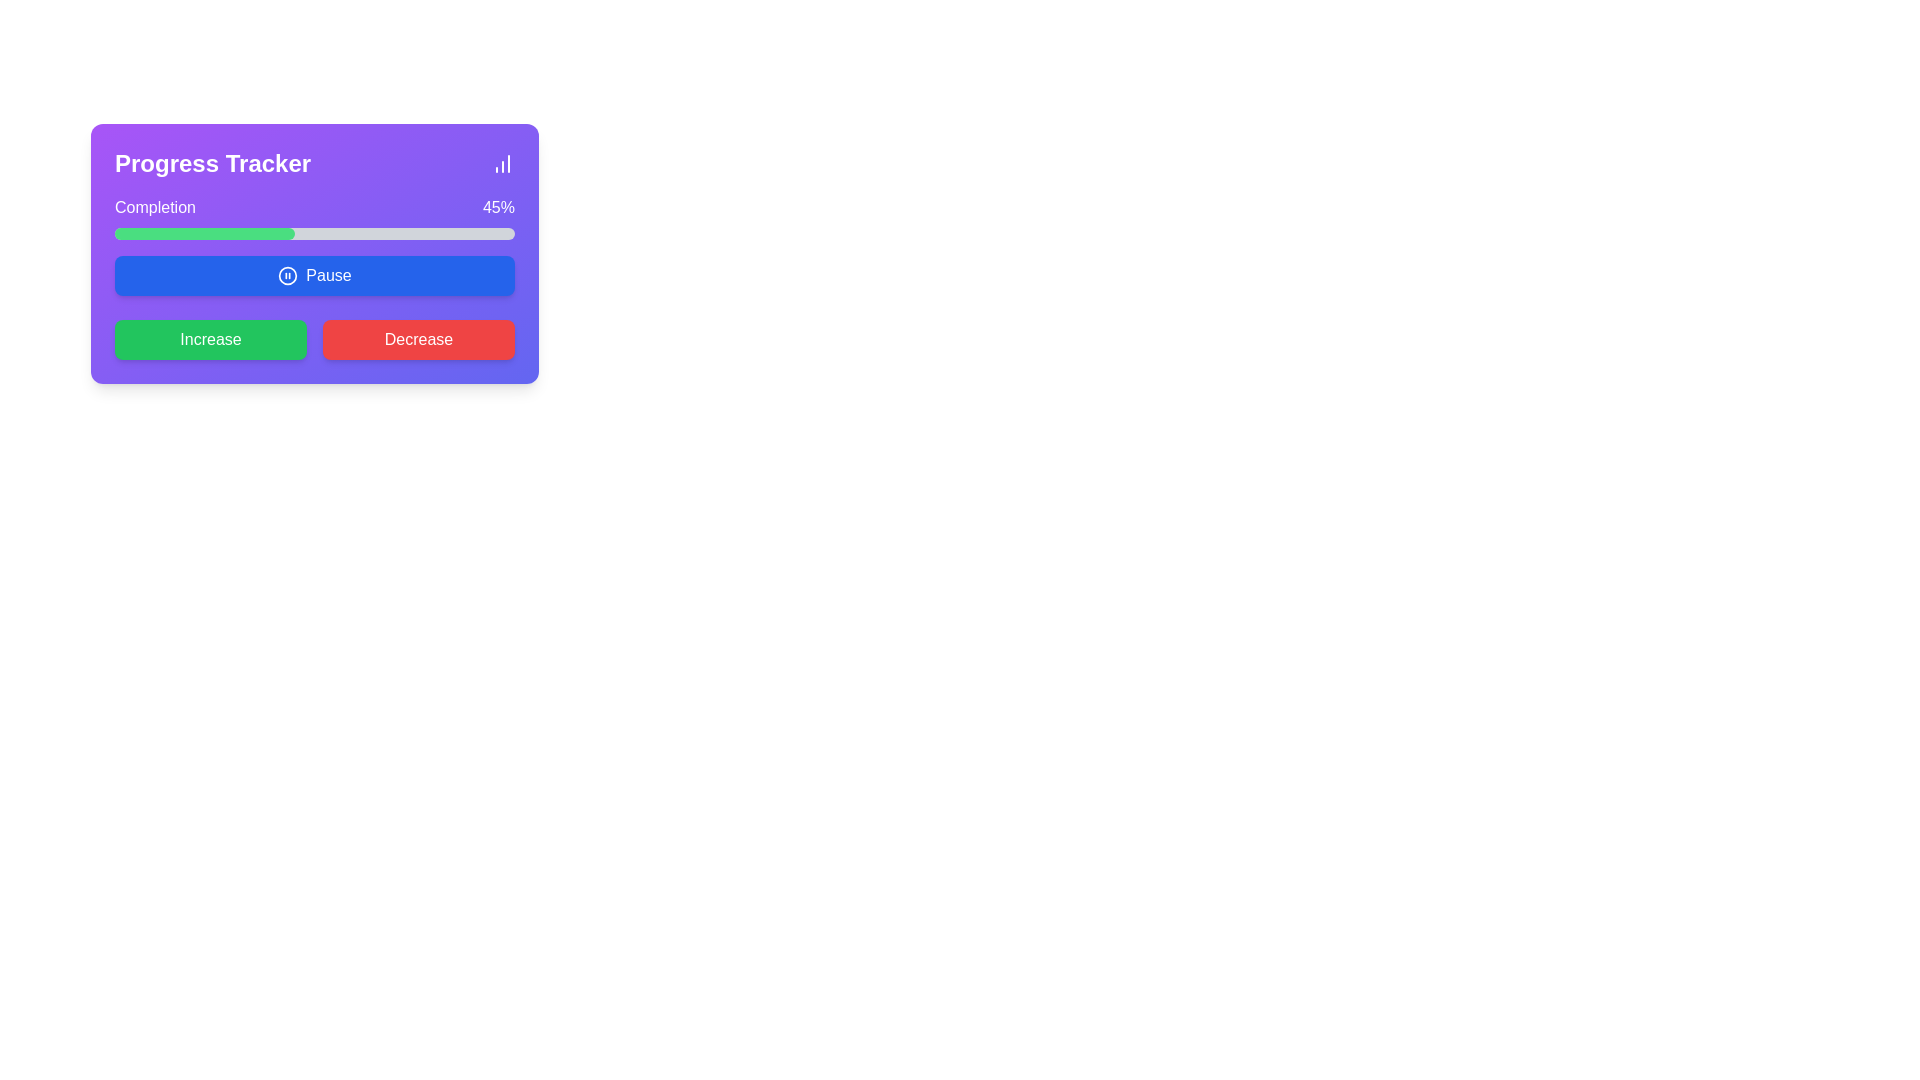 The image size is (1920, 1080). What do you see at coordinates (314, 338) in the screenshot?
I see `the 'Increase' button in the button group located below the 'Pause' button to increment the value` at bounding box center [314, 338].